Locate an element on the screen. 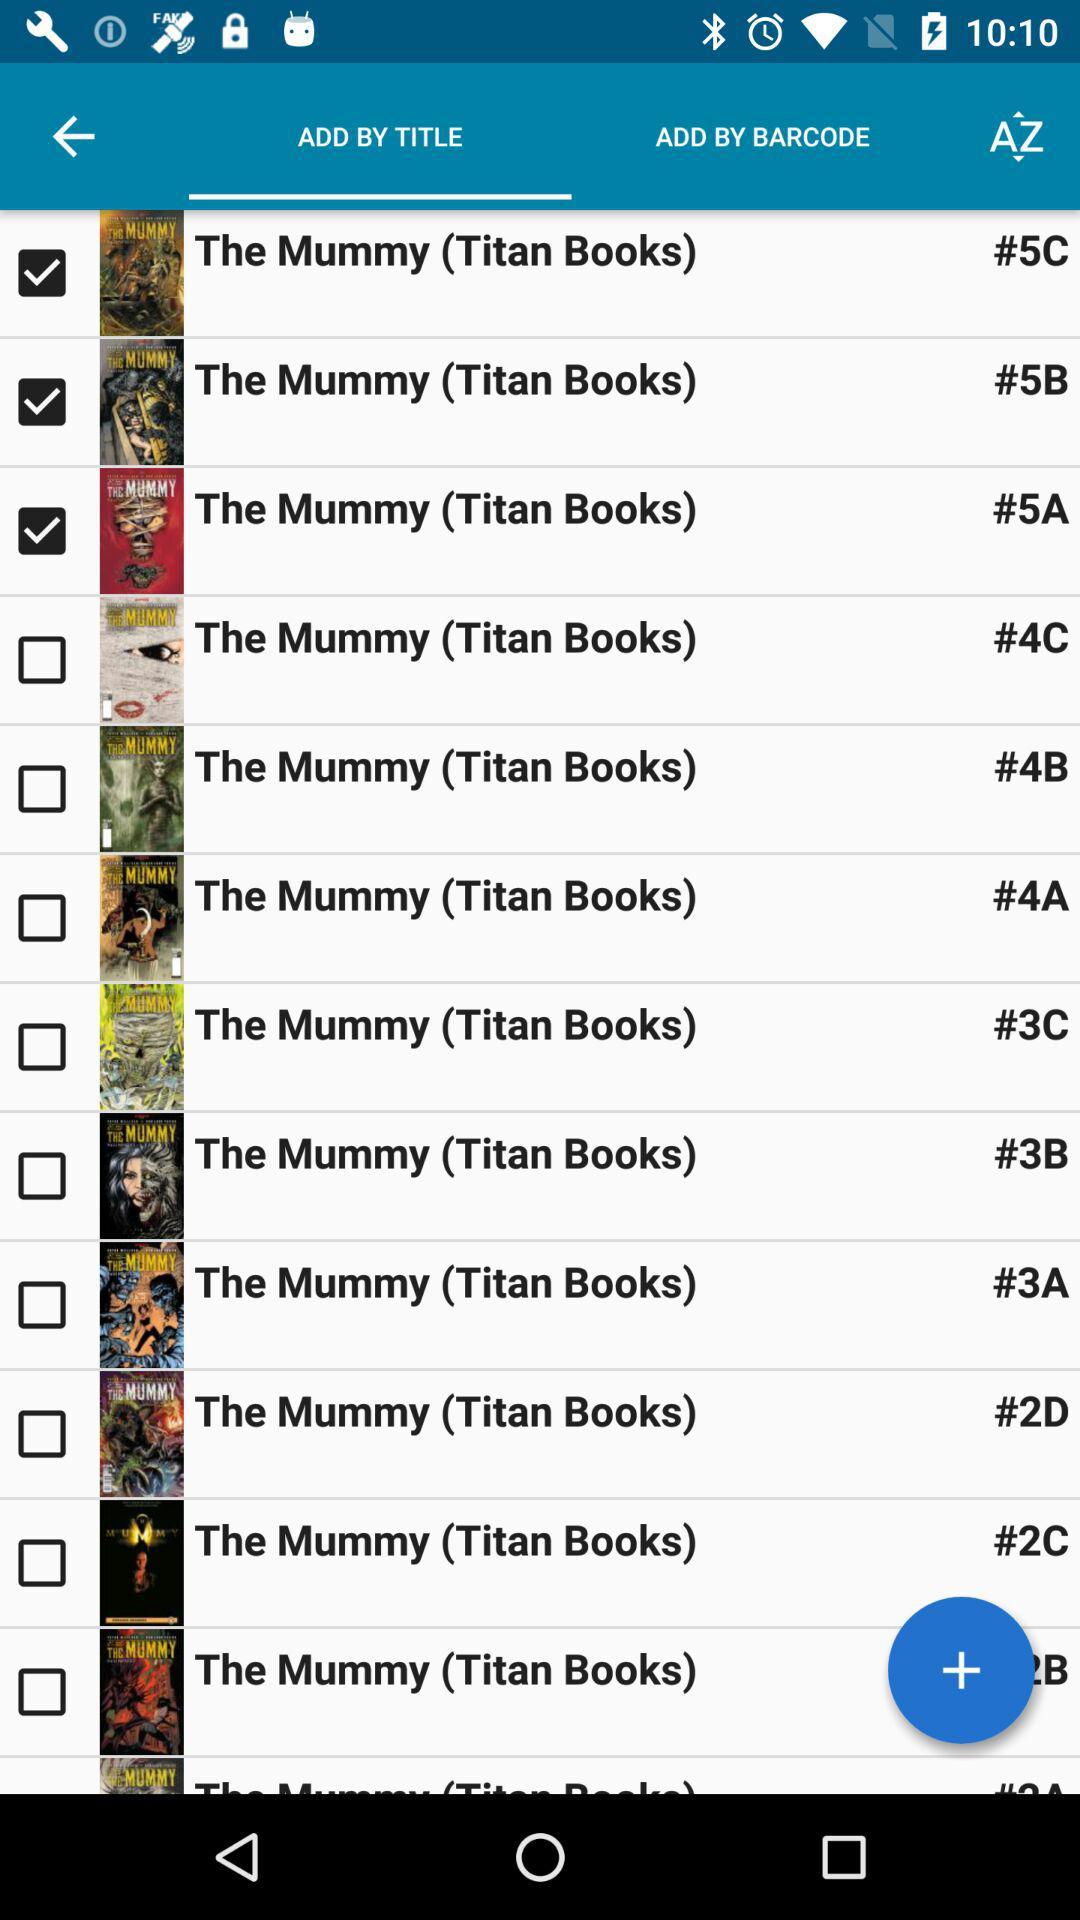 The height and width of the screenshot is (1920, 1080). book information is located at coordinates (140, 1776).